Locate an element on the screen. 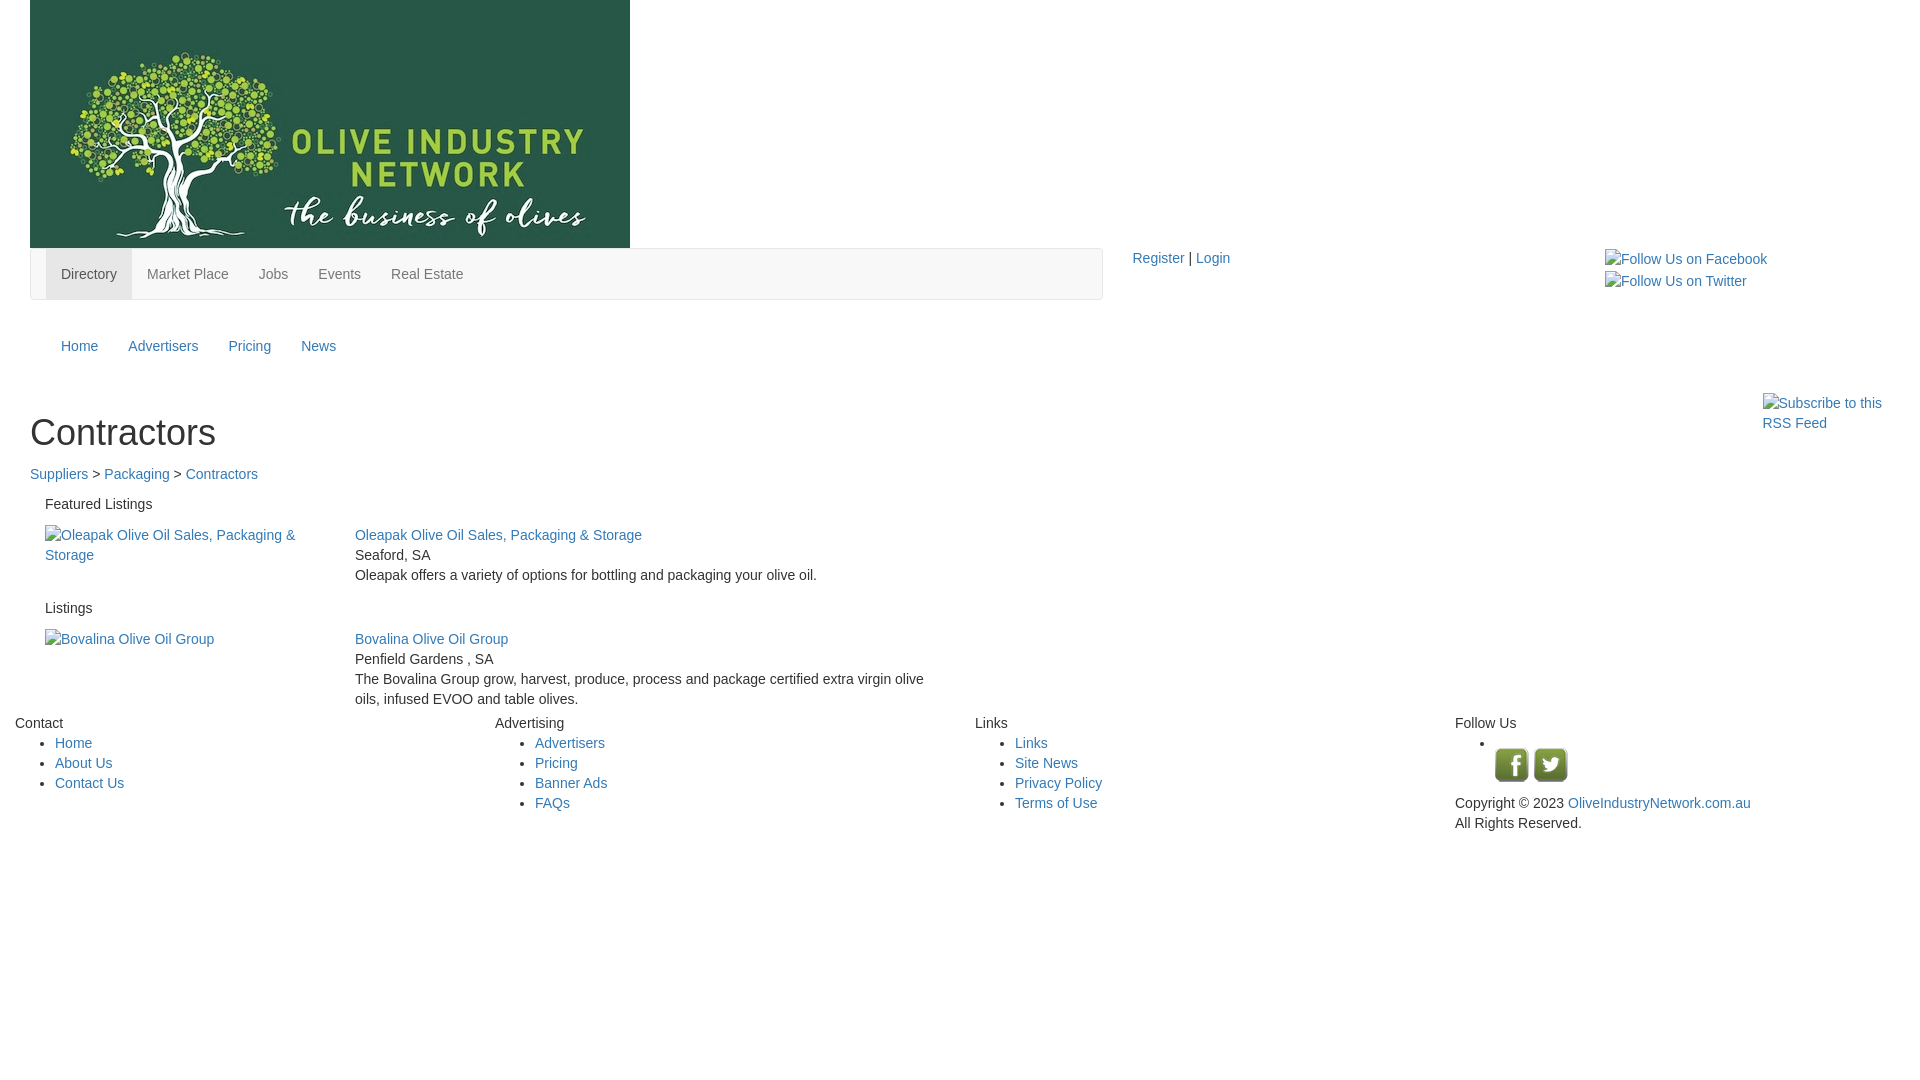 The width and height of the screenshot is (1920, 1080). 'Events' is located at coordinates (339, 273).